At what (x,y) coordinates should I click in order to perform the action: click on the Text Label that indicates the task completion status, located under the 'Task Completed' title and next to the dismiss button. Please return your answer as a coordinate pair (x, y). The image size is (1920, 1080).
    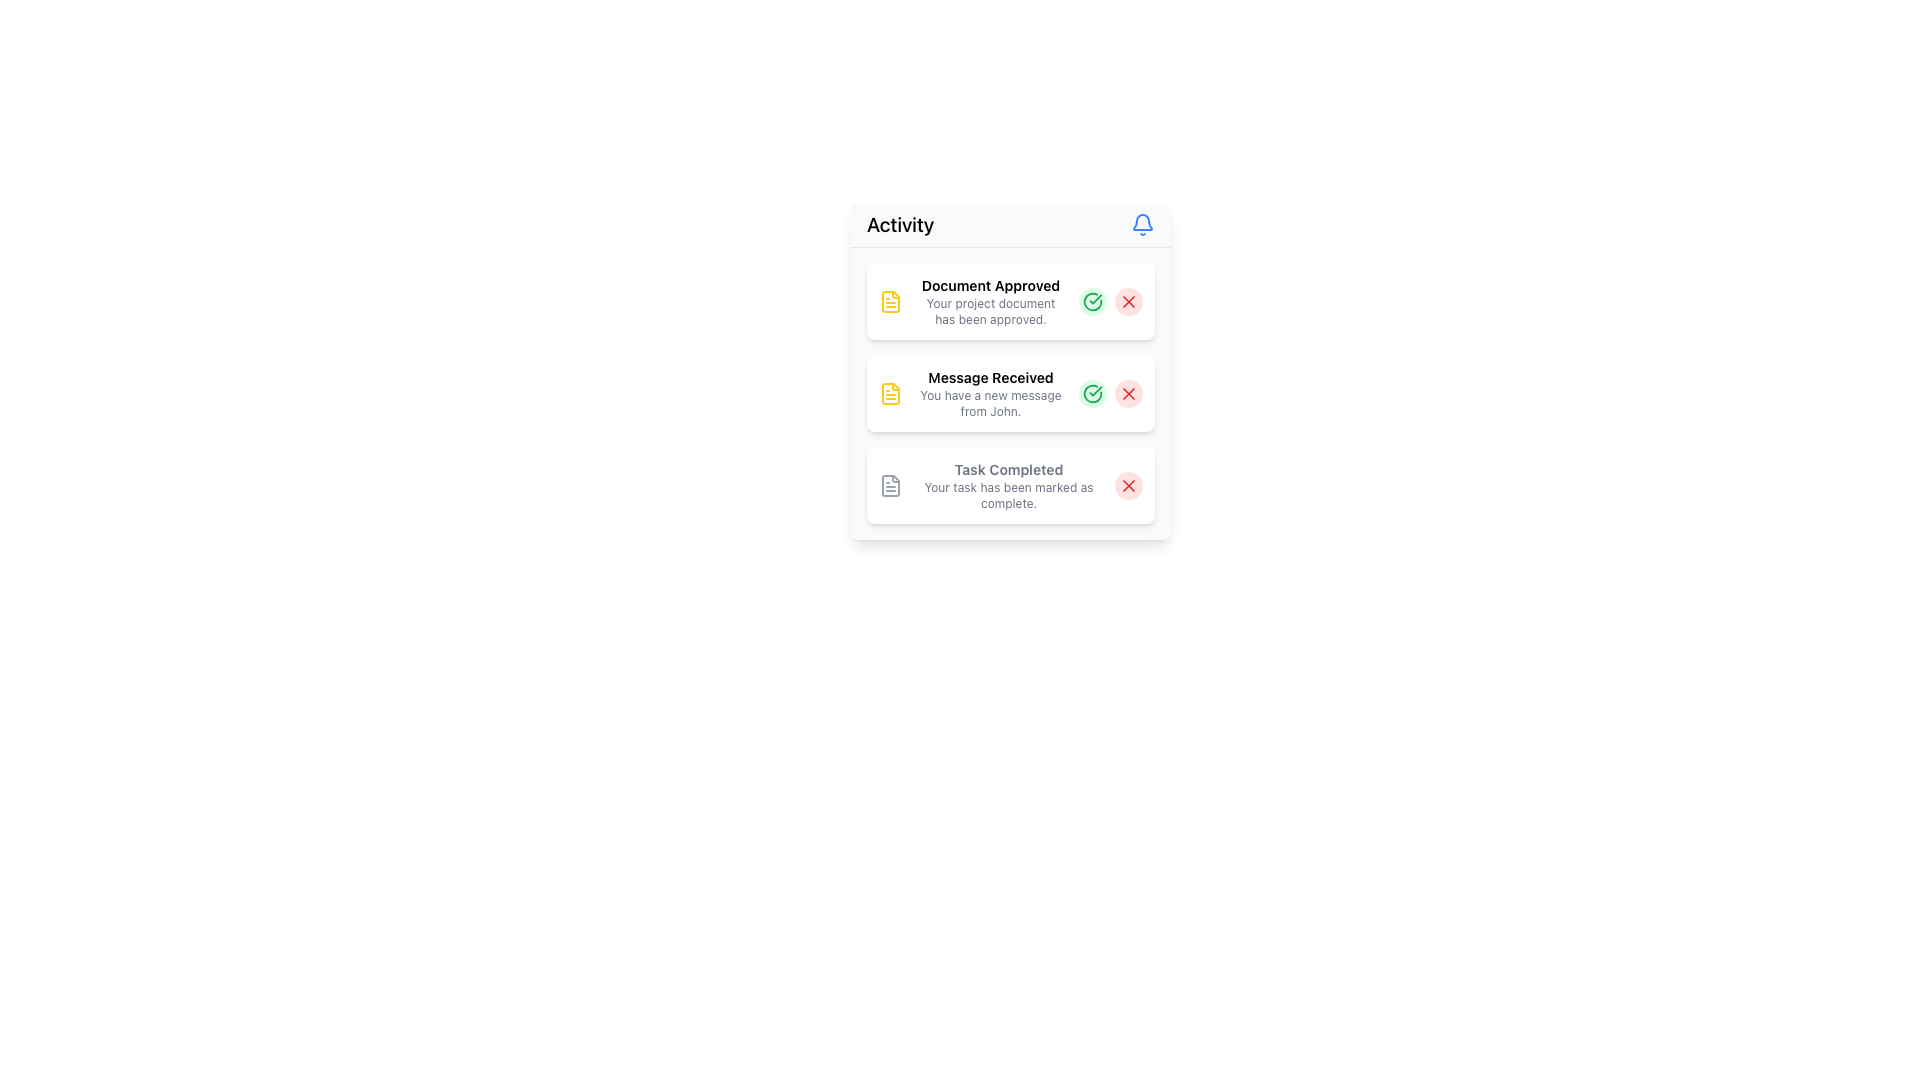
    Looking at the image, I should click on (1008, 495).